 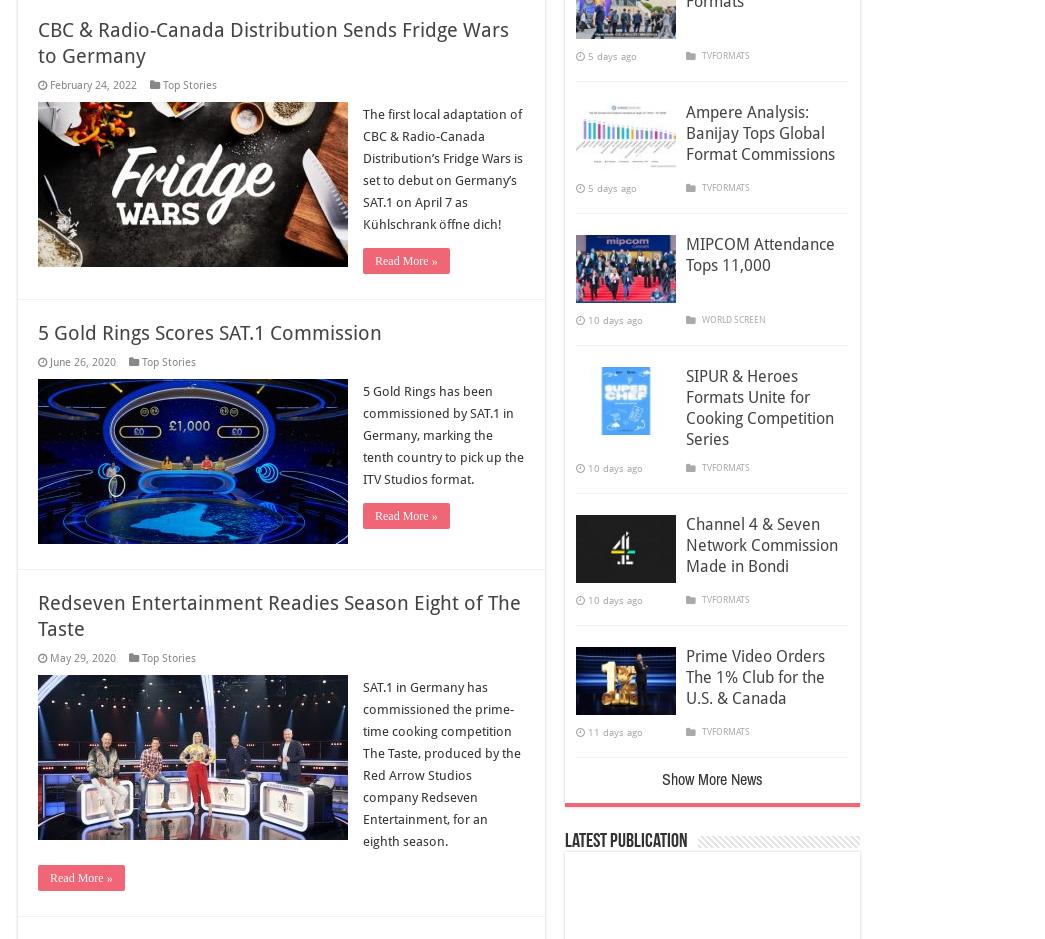 What do you see at coordinates (733, 320) in the screenshot?
I see `'WORLD SCREEN'` at bounding box center [733, 320].